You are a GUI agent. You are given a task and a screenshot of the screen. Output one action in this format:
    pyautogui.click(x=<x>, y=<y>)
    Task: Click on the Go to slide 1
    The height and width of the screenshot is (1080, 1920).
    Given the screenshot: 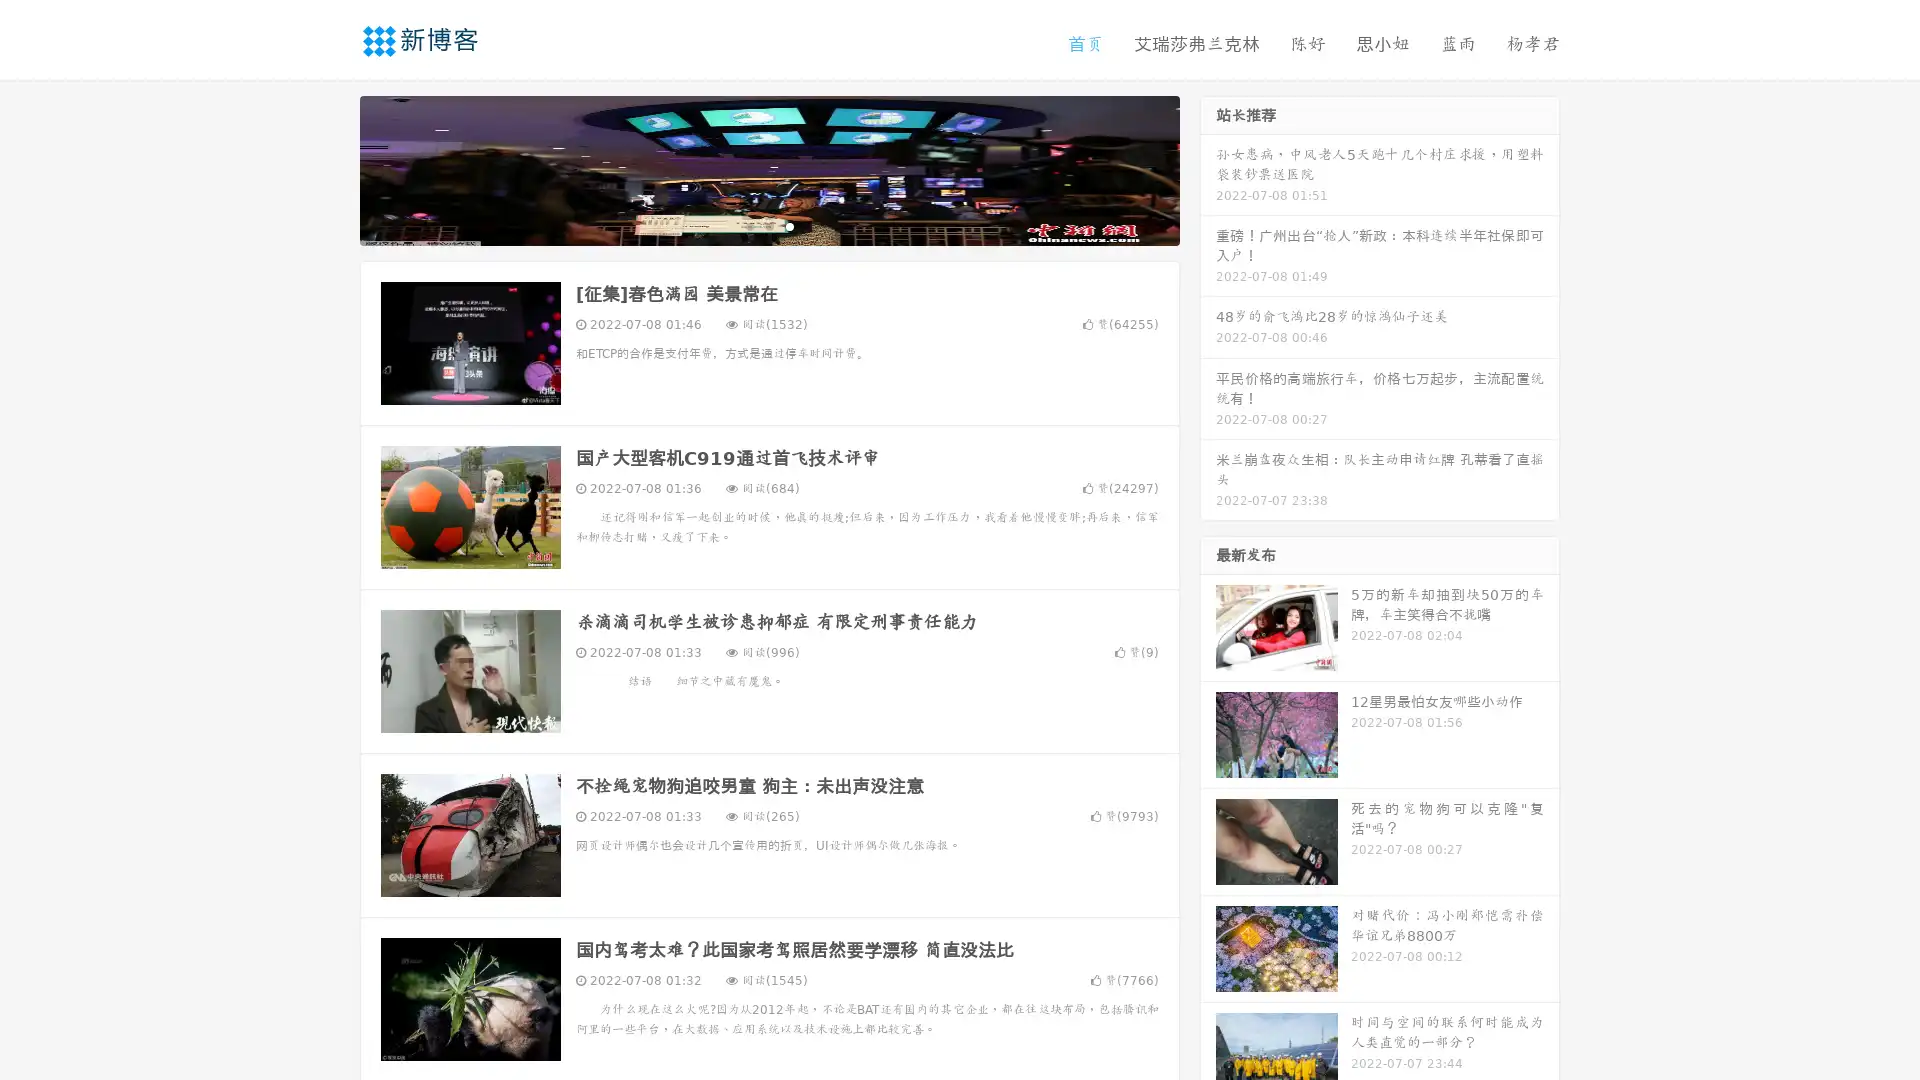 What is the action you would take?
    pyautogui.click(x=748, y=225)
    